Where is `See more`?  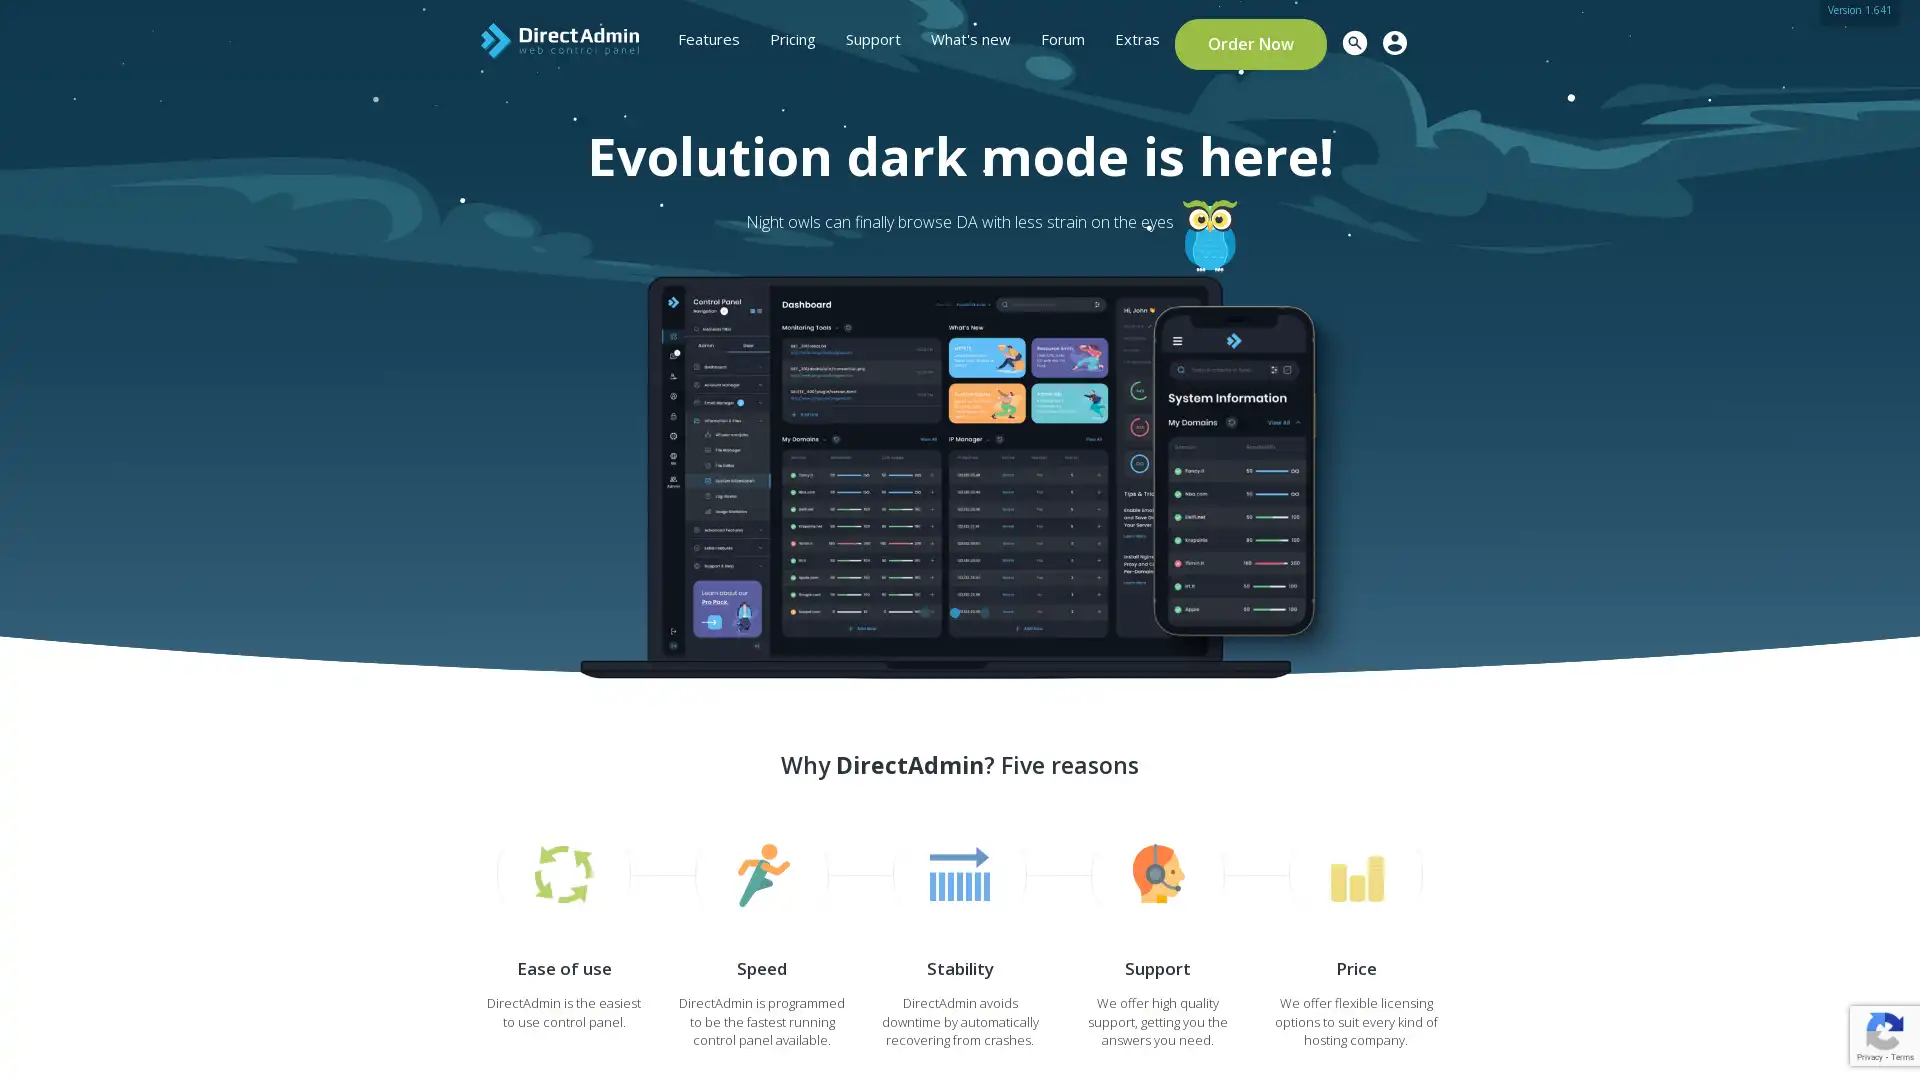
See more is located at coordinates (451, 443).